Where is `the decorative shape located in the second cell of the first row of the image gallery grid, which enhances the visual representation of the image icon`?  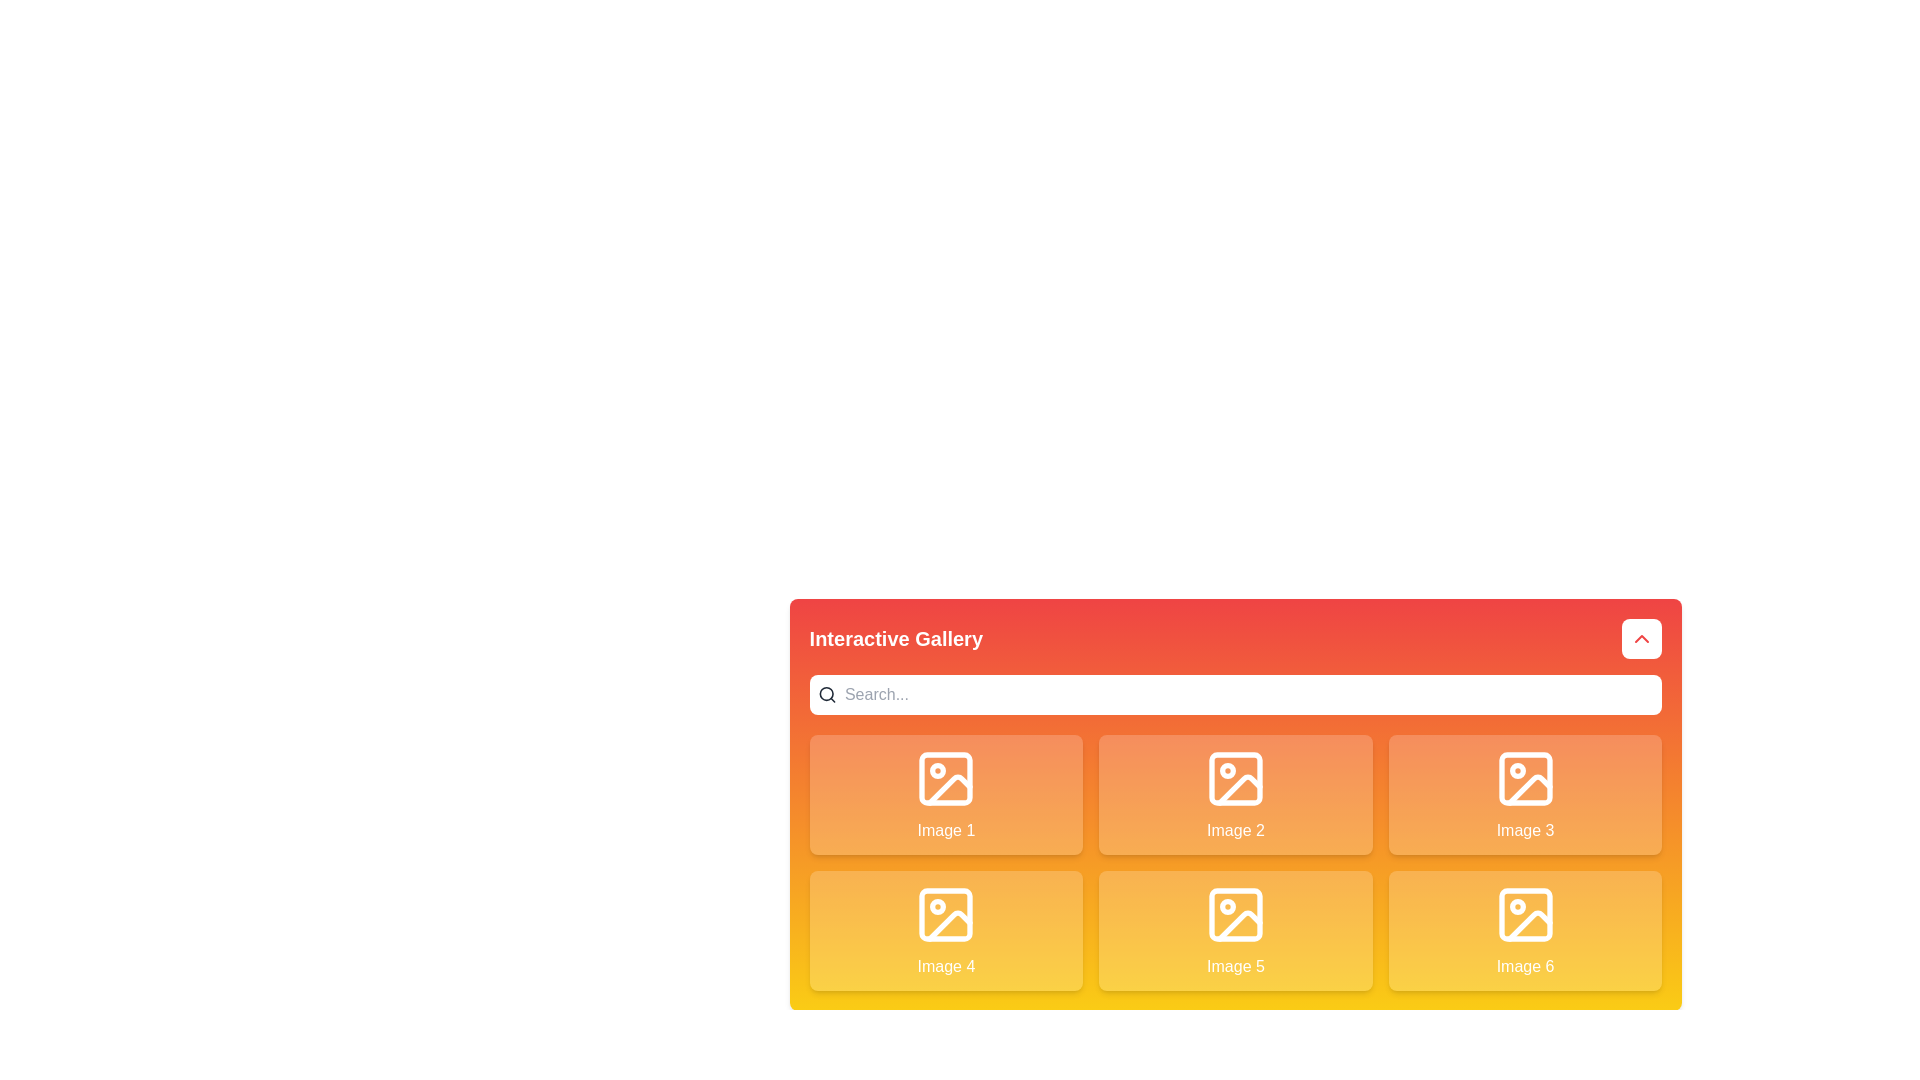
the decorative shape located in the second cell of the first row of the image gallery grid, which enhances the visual representation of the image icon is located at coordinates (1234, 778).